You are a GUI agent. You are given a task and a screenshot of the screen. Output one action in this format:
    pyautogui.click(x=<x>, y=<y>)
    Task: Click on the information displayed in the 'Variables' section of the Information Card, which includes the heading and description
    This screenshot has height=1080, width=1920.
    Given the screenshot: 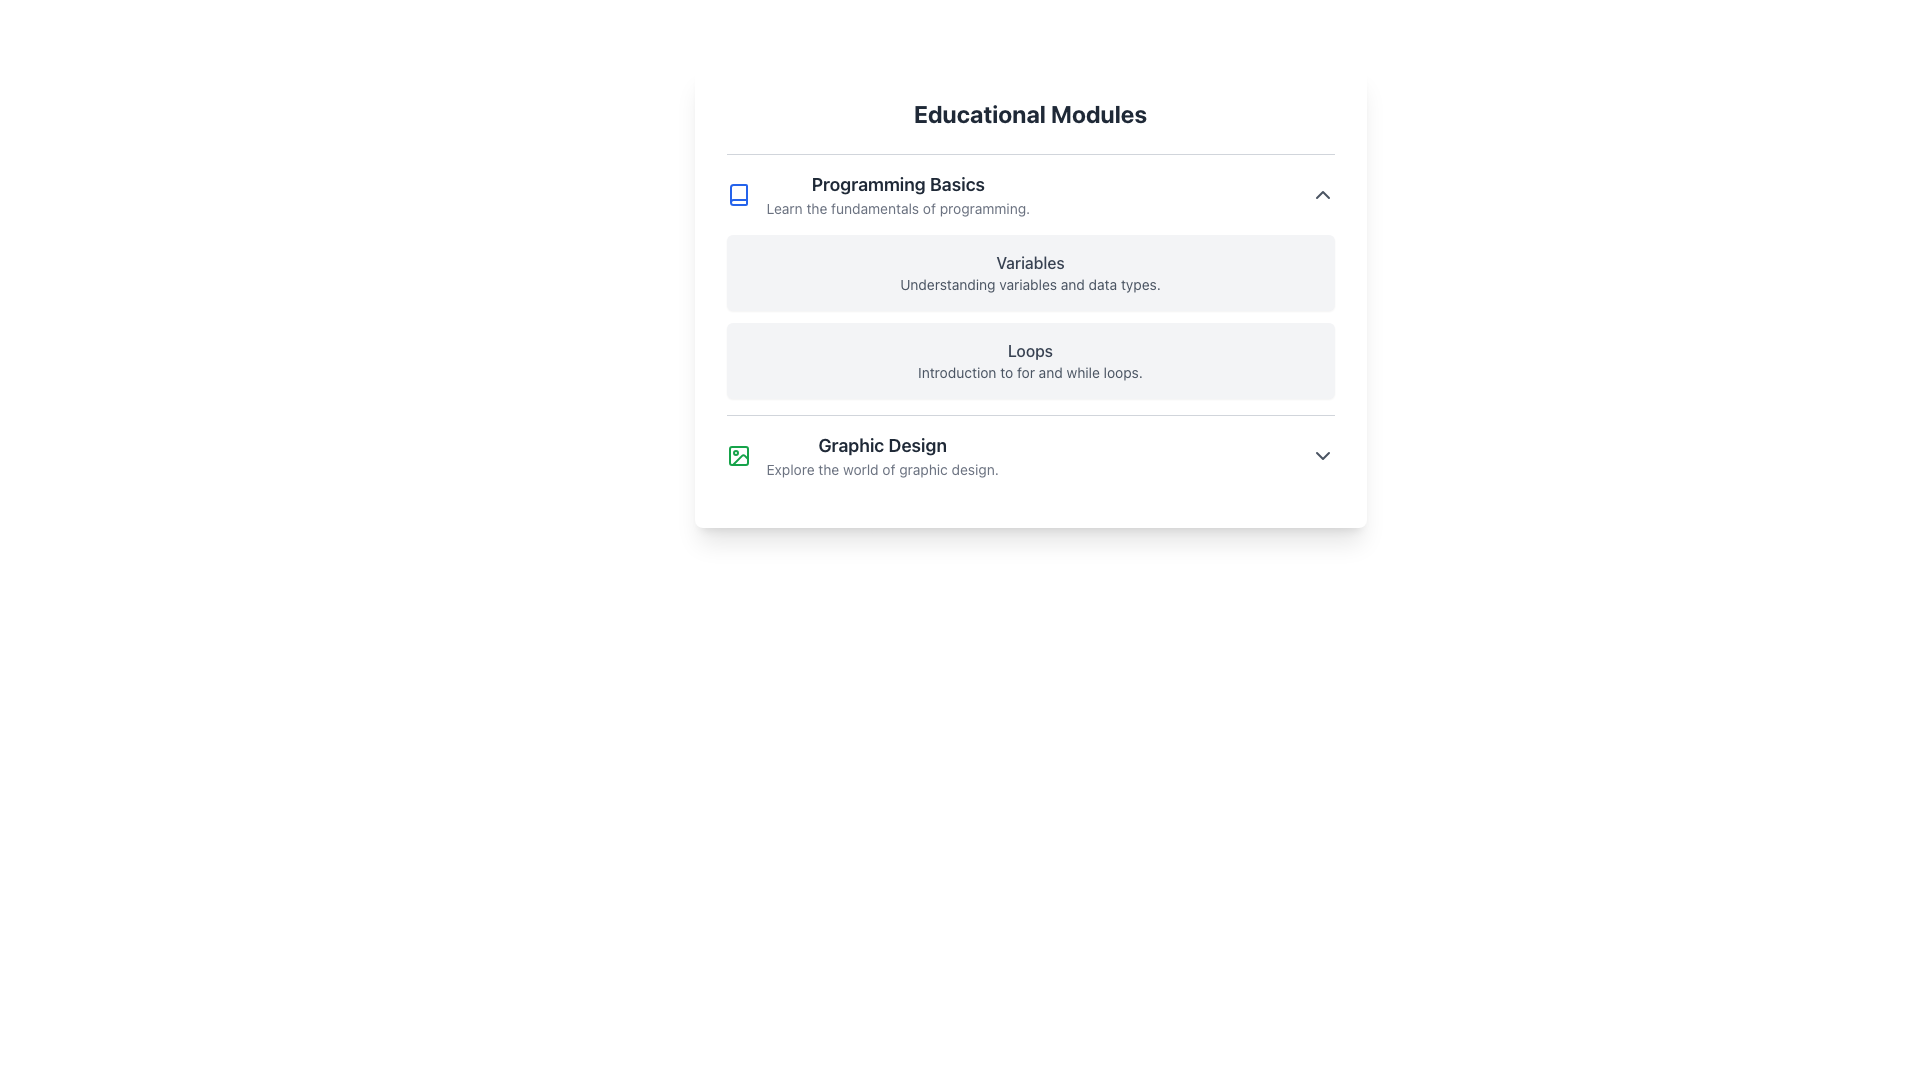 What is the action you would take?
    pyautogui.click(x=1030, y=273)
    